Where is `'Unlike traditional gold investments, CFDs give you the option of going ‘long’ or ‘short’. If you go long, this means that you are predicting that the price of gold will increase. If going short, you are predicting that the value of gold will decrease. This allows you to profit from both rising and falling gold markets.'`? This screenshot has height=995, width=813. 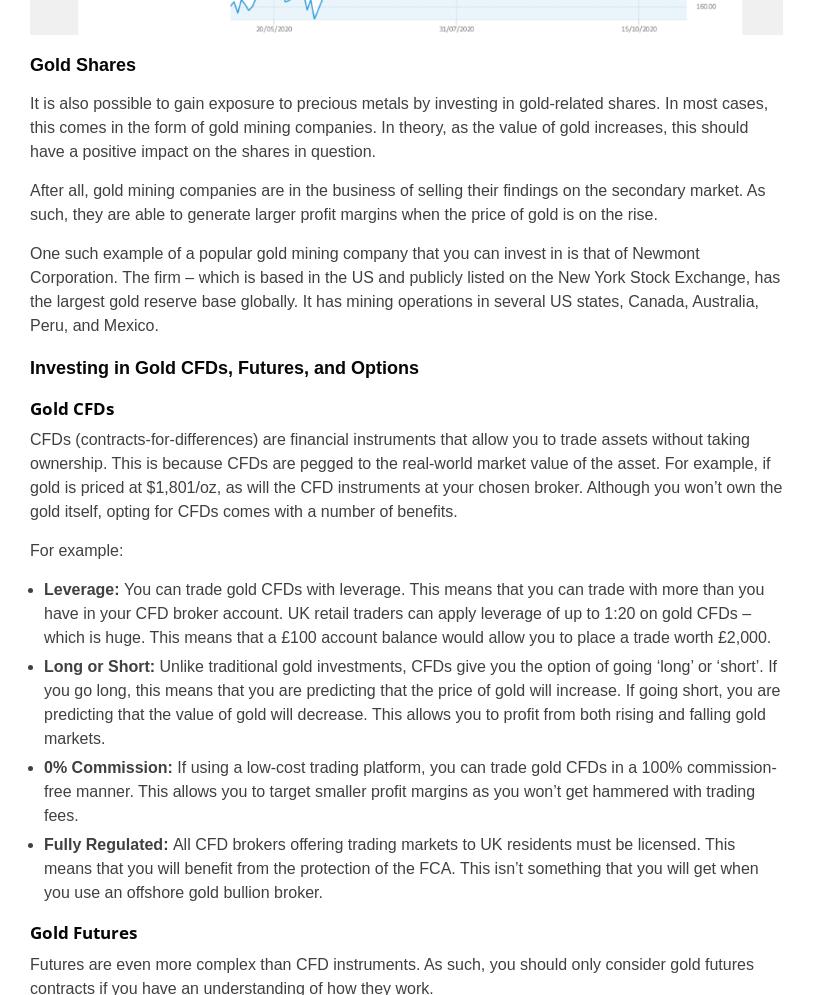
'Unlike traditional gold investments, CFDs give you the option of going ‘long’ or ‘short’. If you go long, this means that you are predicting that the price of gold will increase. If going short, you are predicting that the value of gold will decrease. This allows you to profit from both rising and falling gold markets.' is located at coordinates (412, 702).